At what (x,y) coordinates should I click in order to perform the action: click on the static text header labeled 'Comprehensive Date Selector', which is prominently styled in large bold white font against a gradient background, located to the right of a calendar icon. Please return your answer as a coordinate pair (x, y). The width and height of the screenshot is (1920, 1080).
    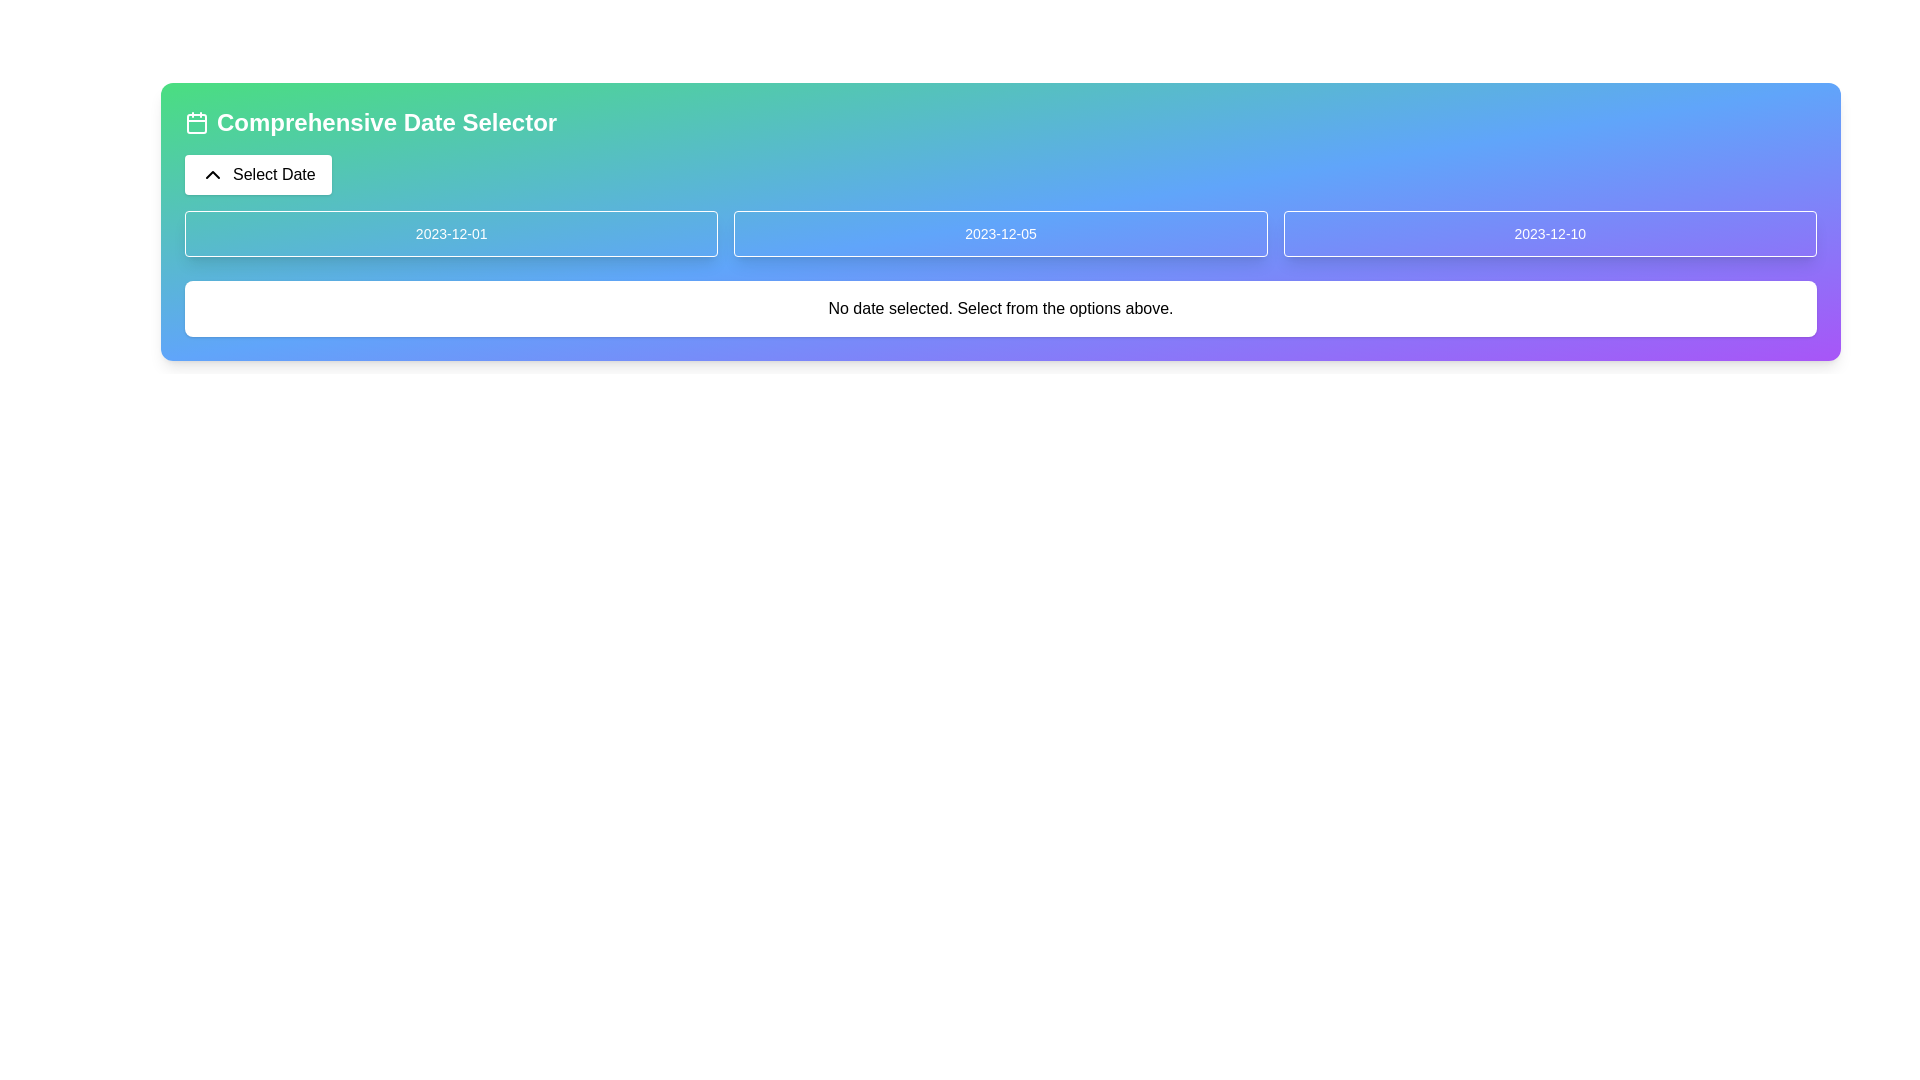
    Looking at the image, I should click on (387, 123).